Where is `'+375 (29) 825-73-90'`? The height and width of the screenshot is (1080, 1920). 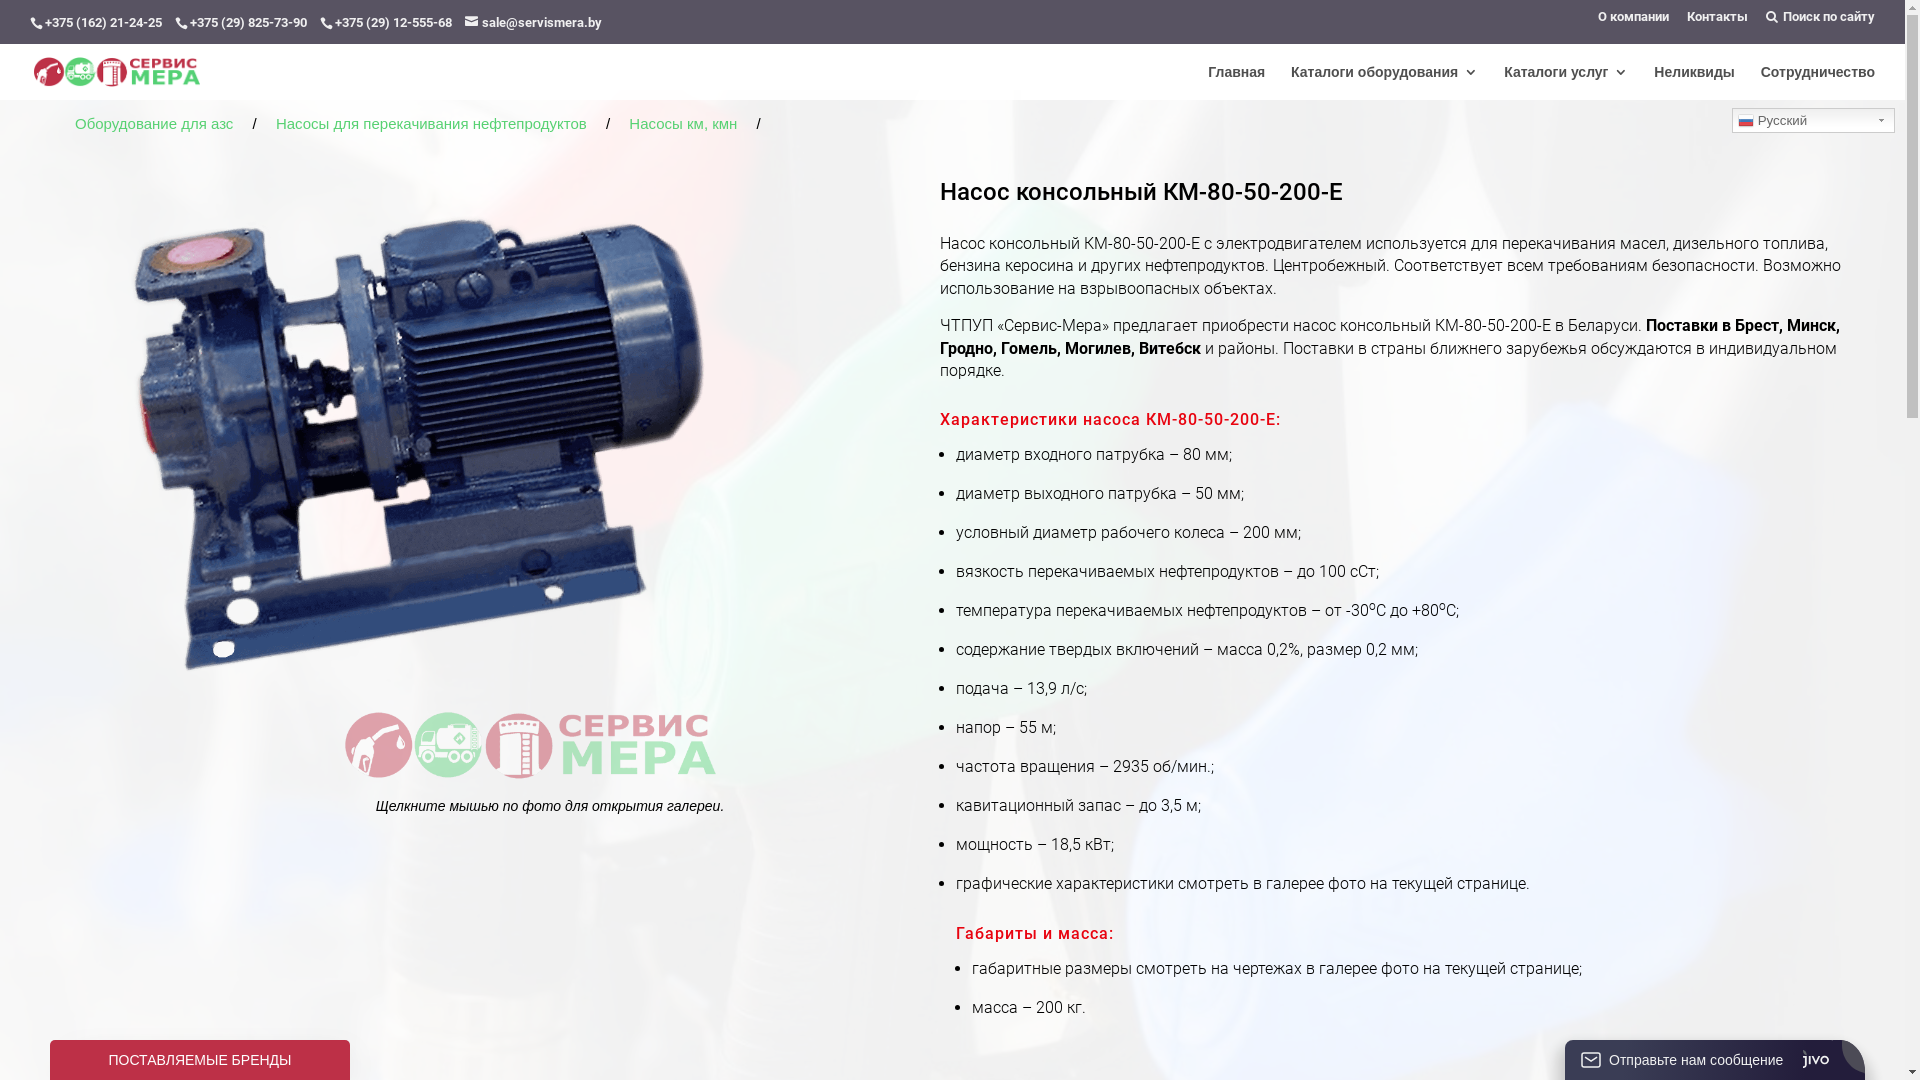
'+375 (29) 825-73-90' is located at coordinates (247, 22).